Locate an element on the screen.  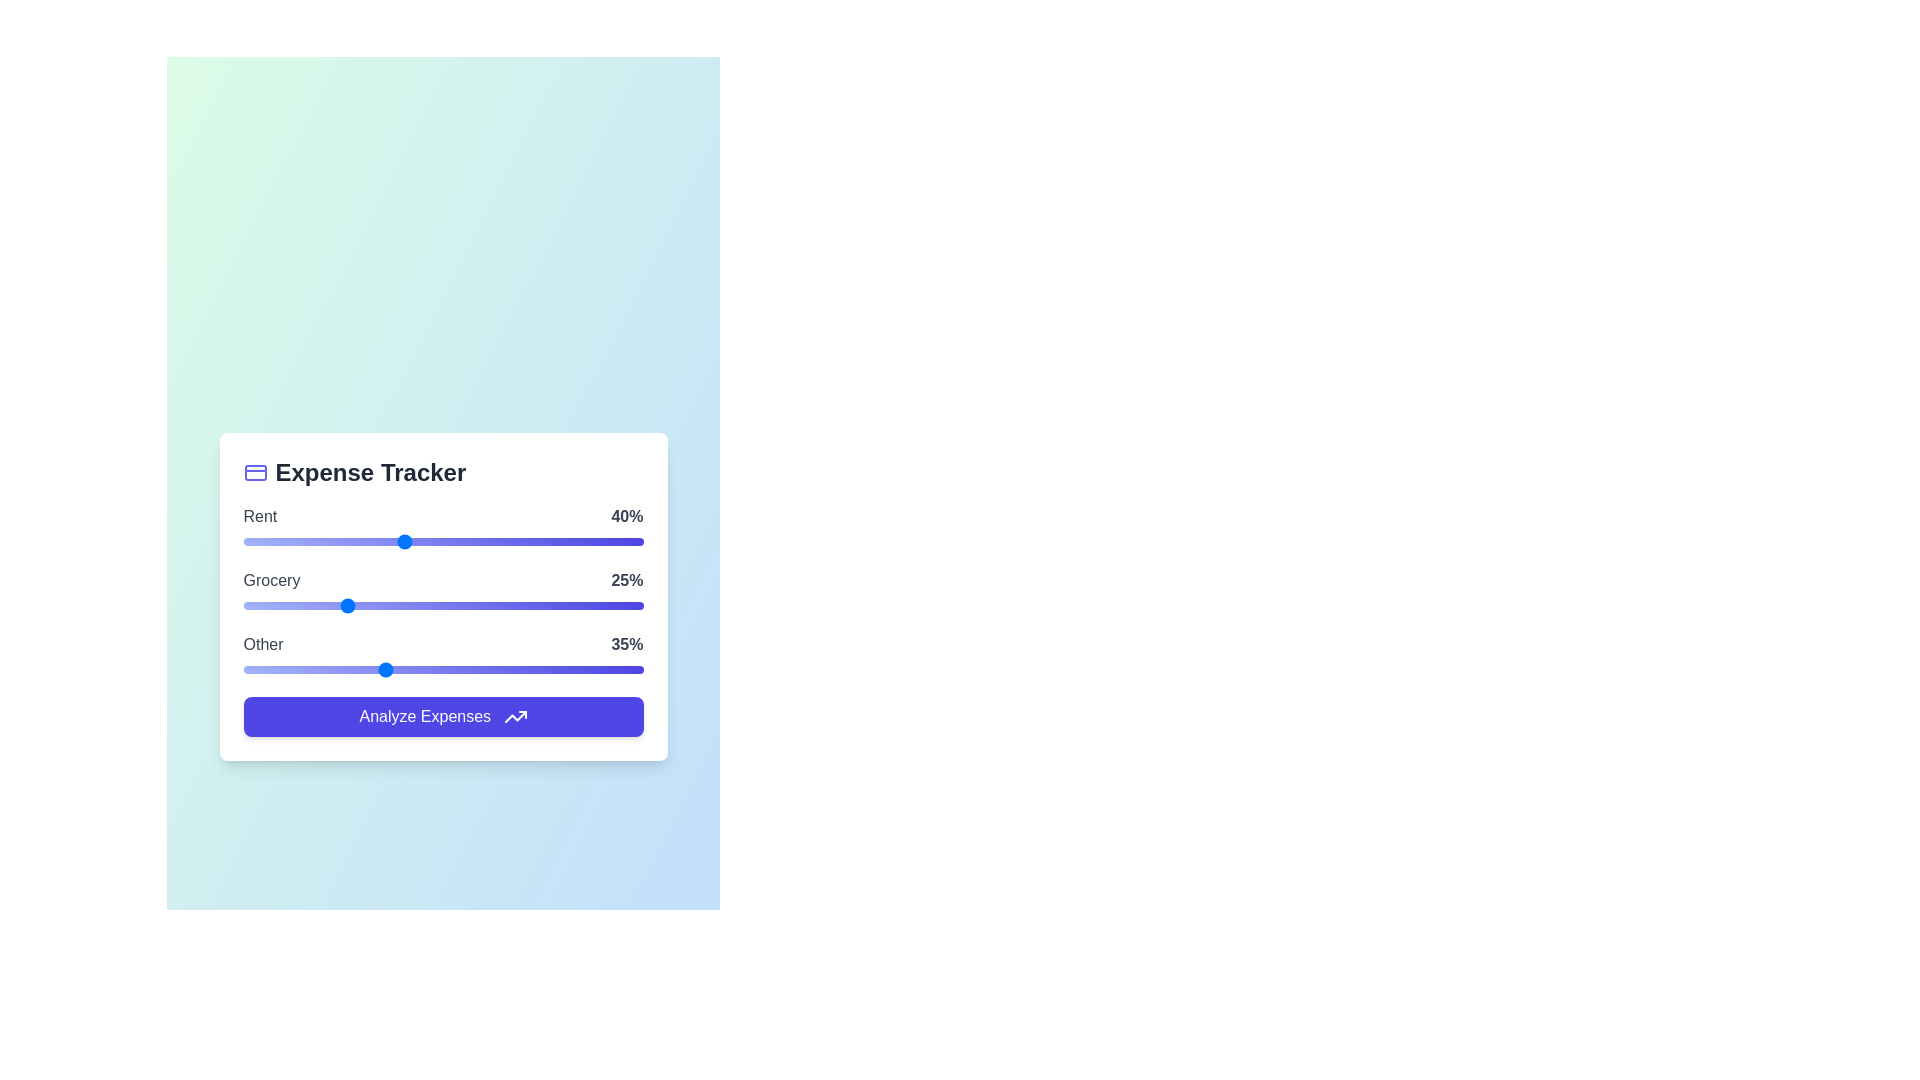
the 'Other' slider to 64% is located at coordinates (499, 669).